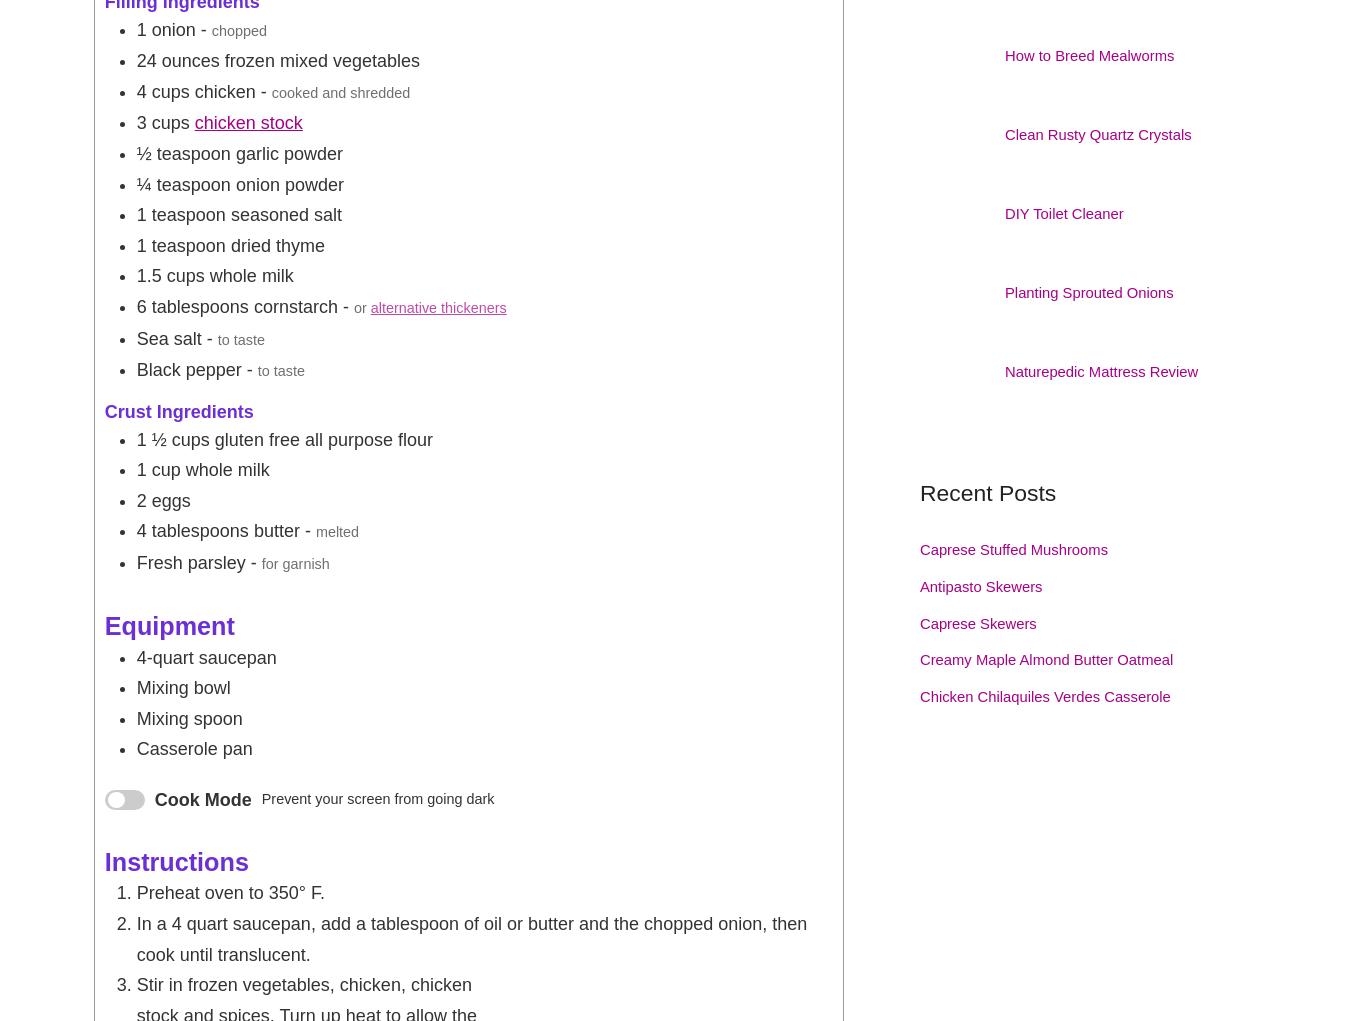 This screenshot has width=1350, height=1021. I want to click on 'Preheat oven to 350° F.', so click(229, 891).